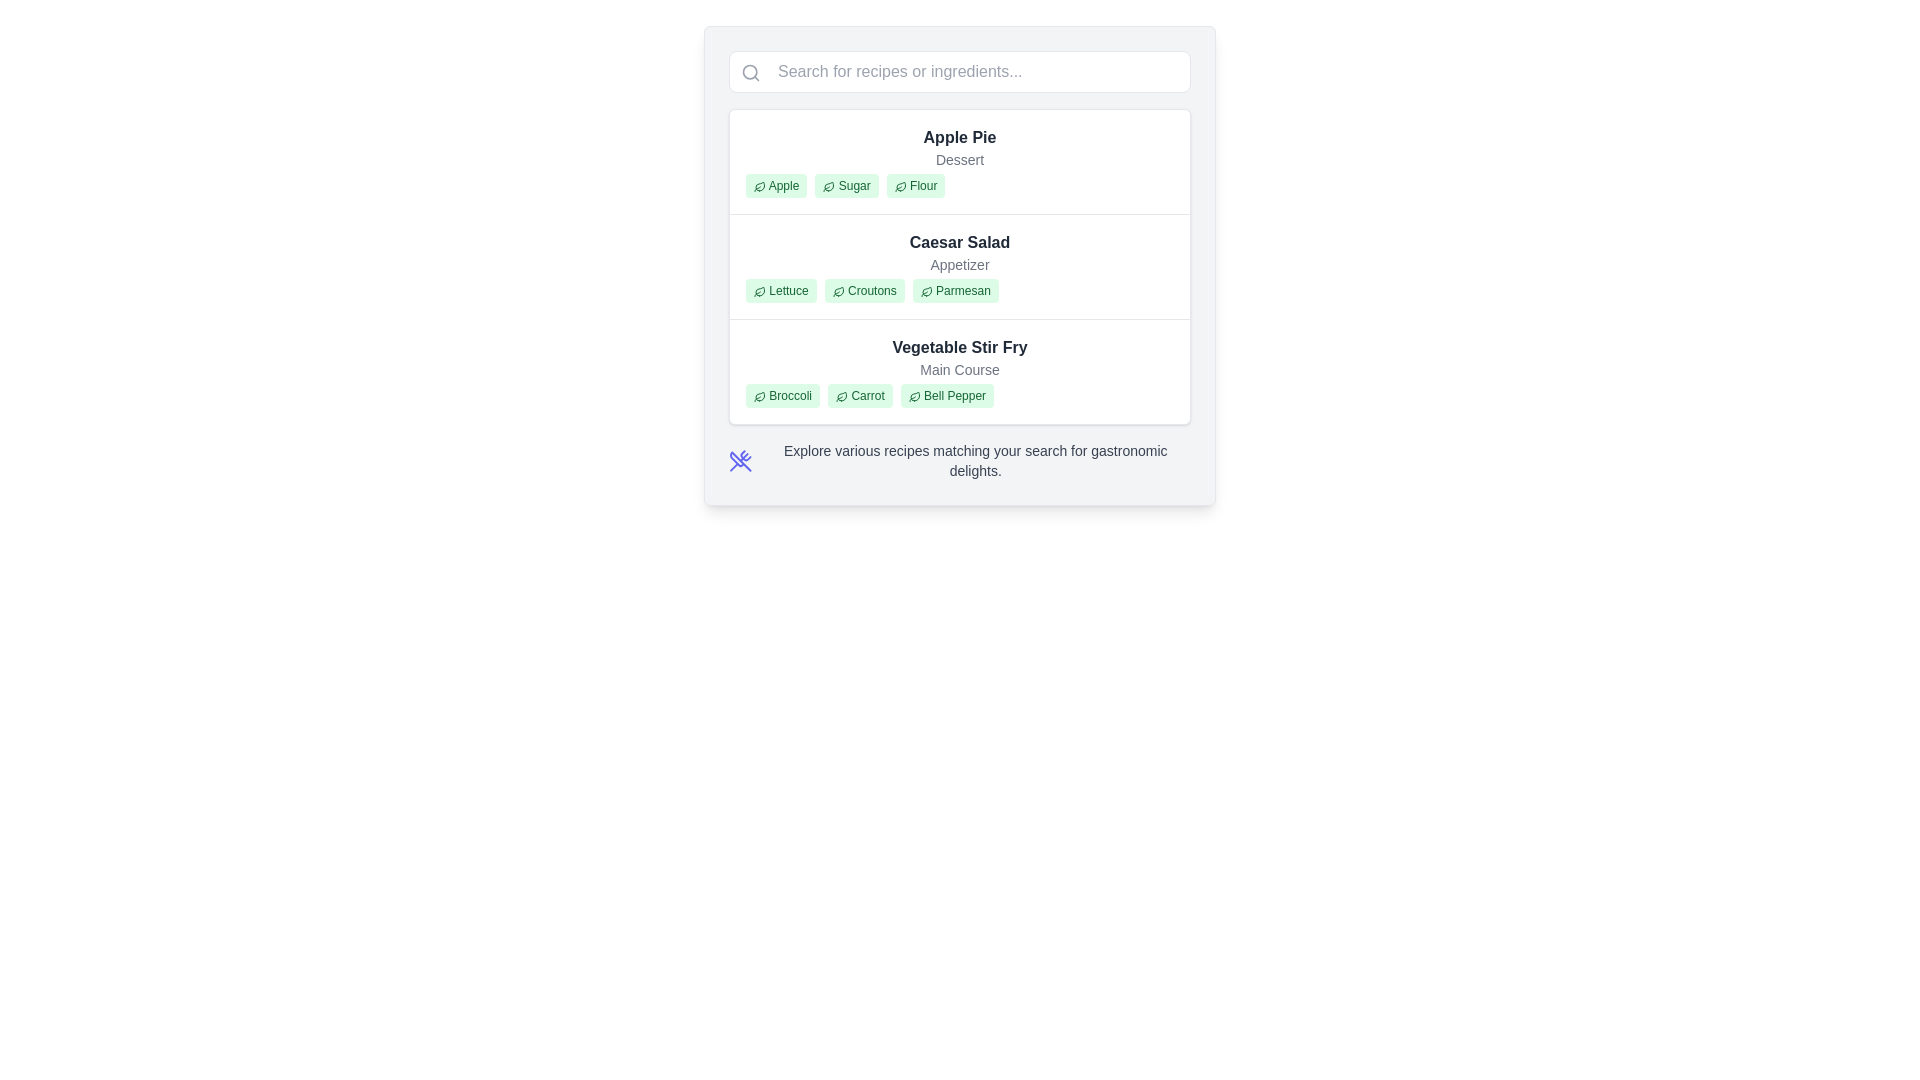 The image size is (1920, 1080). Describe the element at coordinates (829, 186) in the screenshot. I see `the 'Sugar' ingredient icon within the green rounded rectangular tag for the 'Apple Pie' recipe` at that location.